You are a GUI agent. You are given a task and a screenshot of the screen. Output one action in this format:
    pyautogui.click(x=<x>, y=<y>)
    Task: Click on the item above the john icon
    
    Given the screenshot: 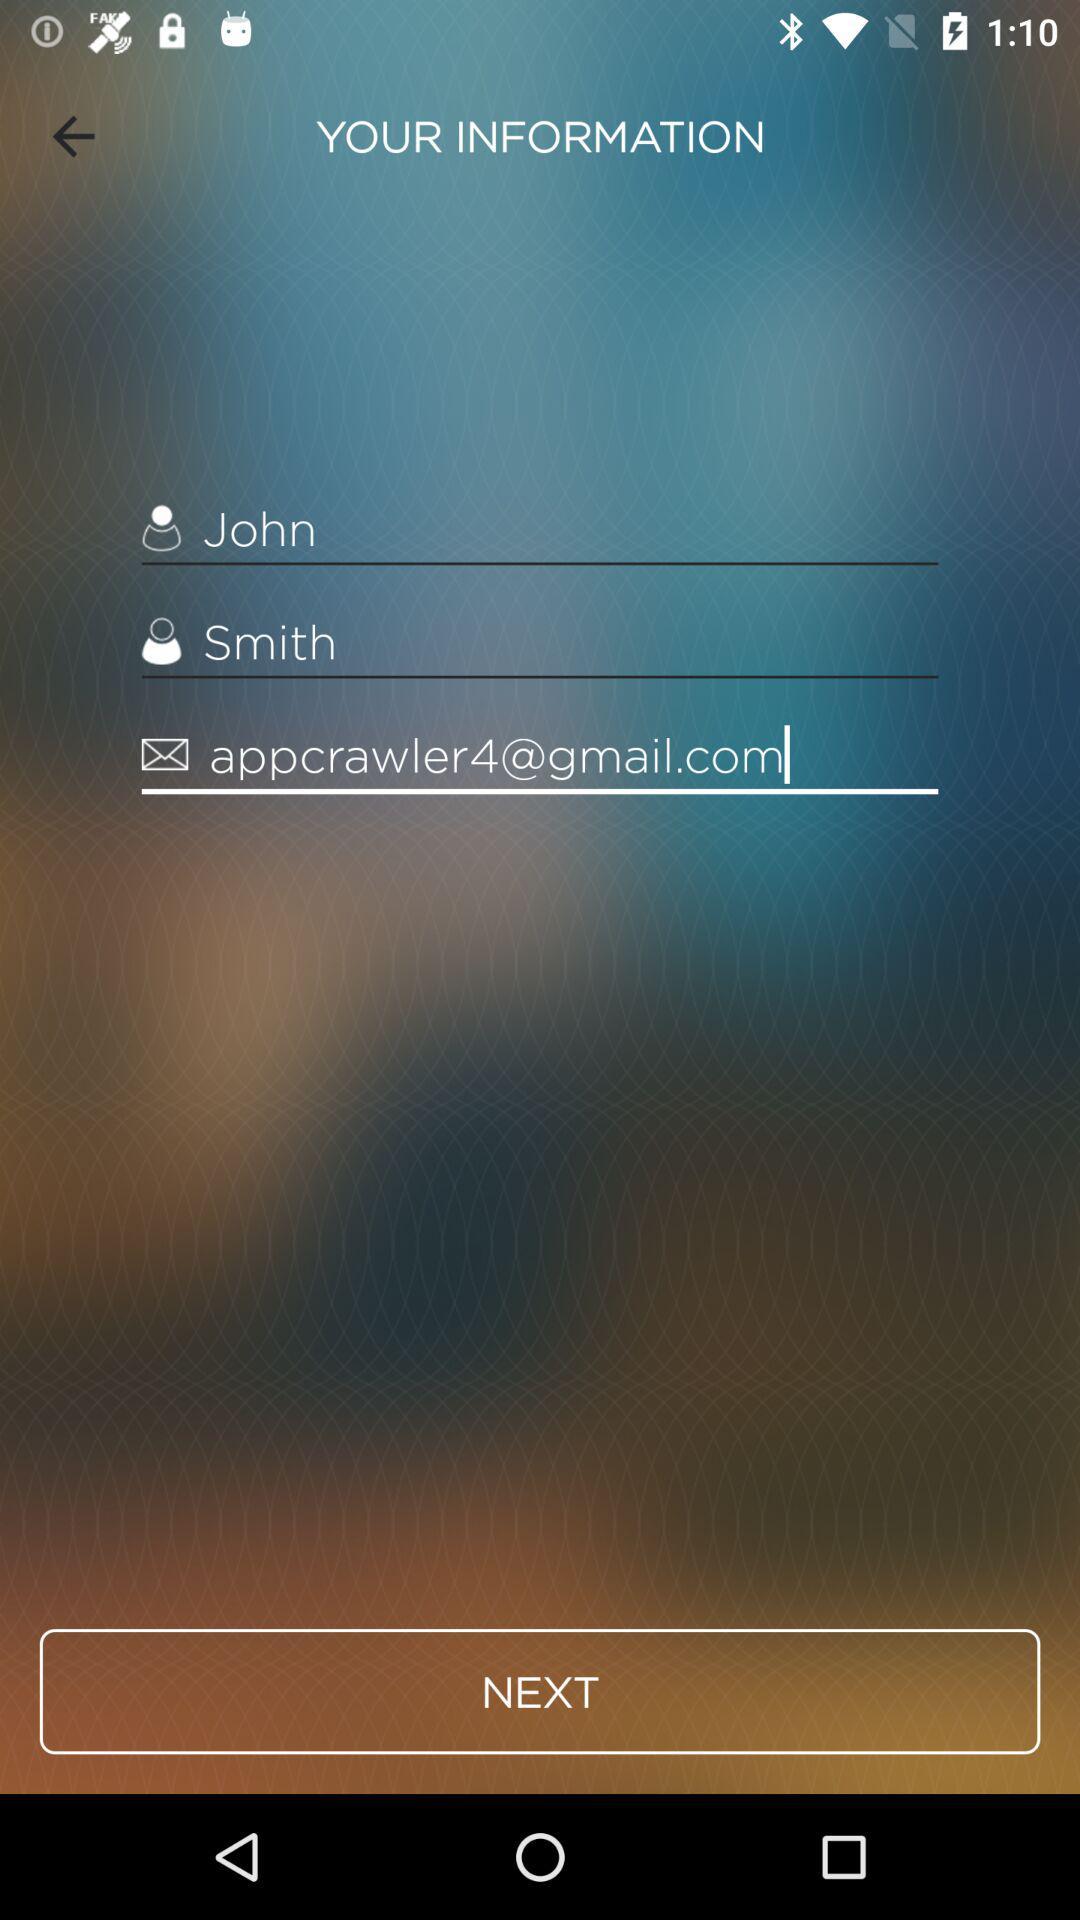 What is the action you would take?
    pyautogui.click(x=72, y=135)
    